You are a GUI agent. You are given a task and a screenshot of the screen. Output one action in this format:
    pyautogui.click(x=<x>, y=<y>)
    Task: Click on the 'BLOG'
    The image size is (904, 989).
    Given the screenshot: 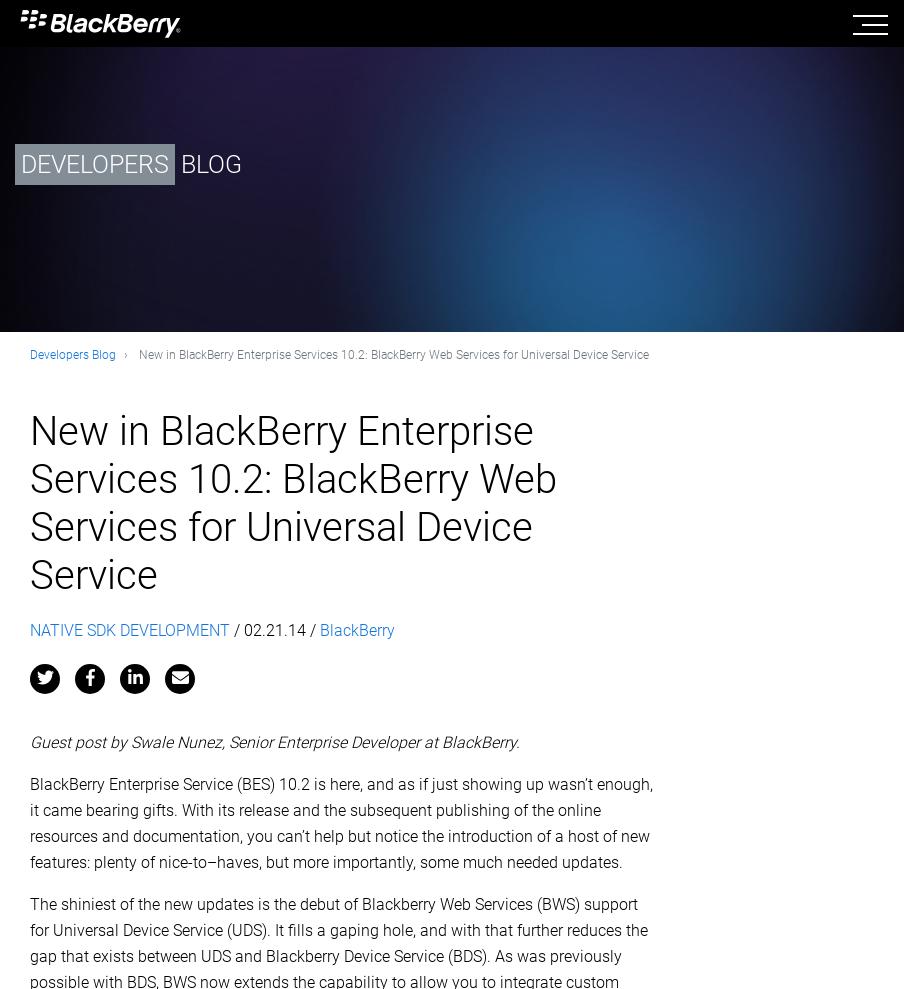 What is the action you would take?
    pyautogui.click(x=208, y=163)
    